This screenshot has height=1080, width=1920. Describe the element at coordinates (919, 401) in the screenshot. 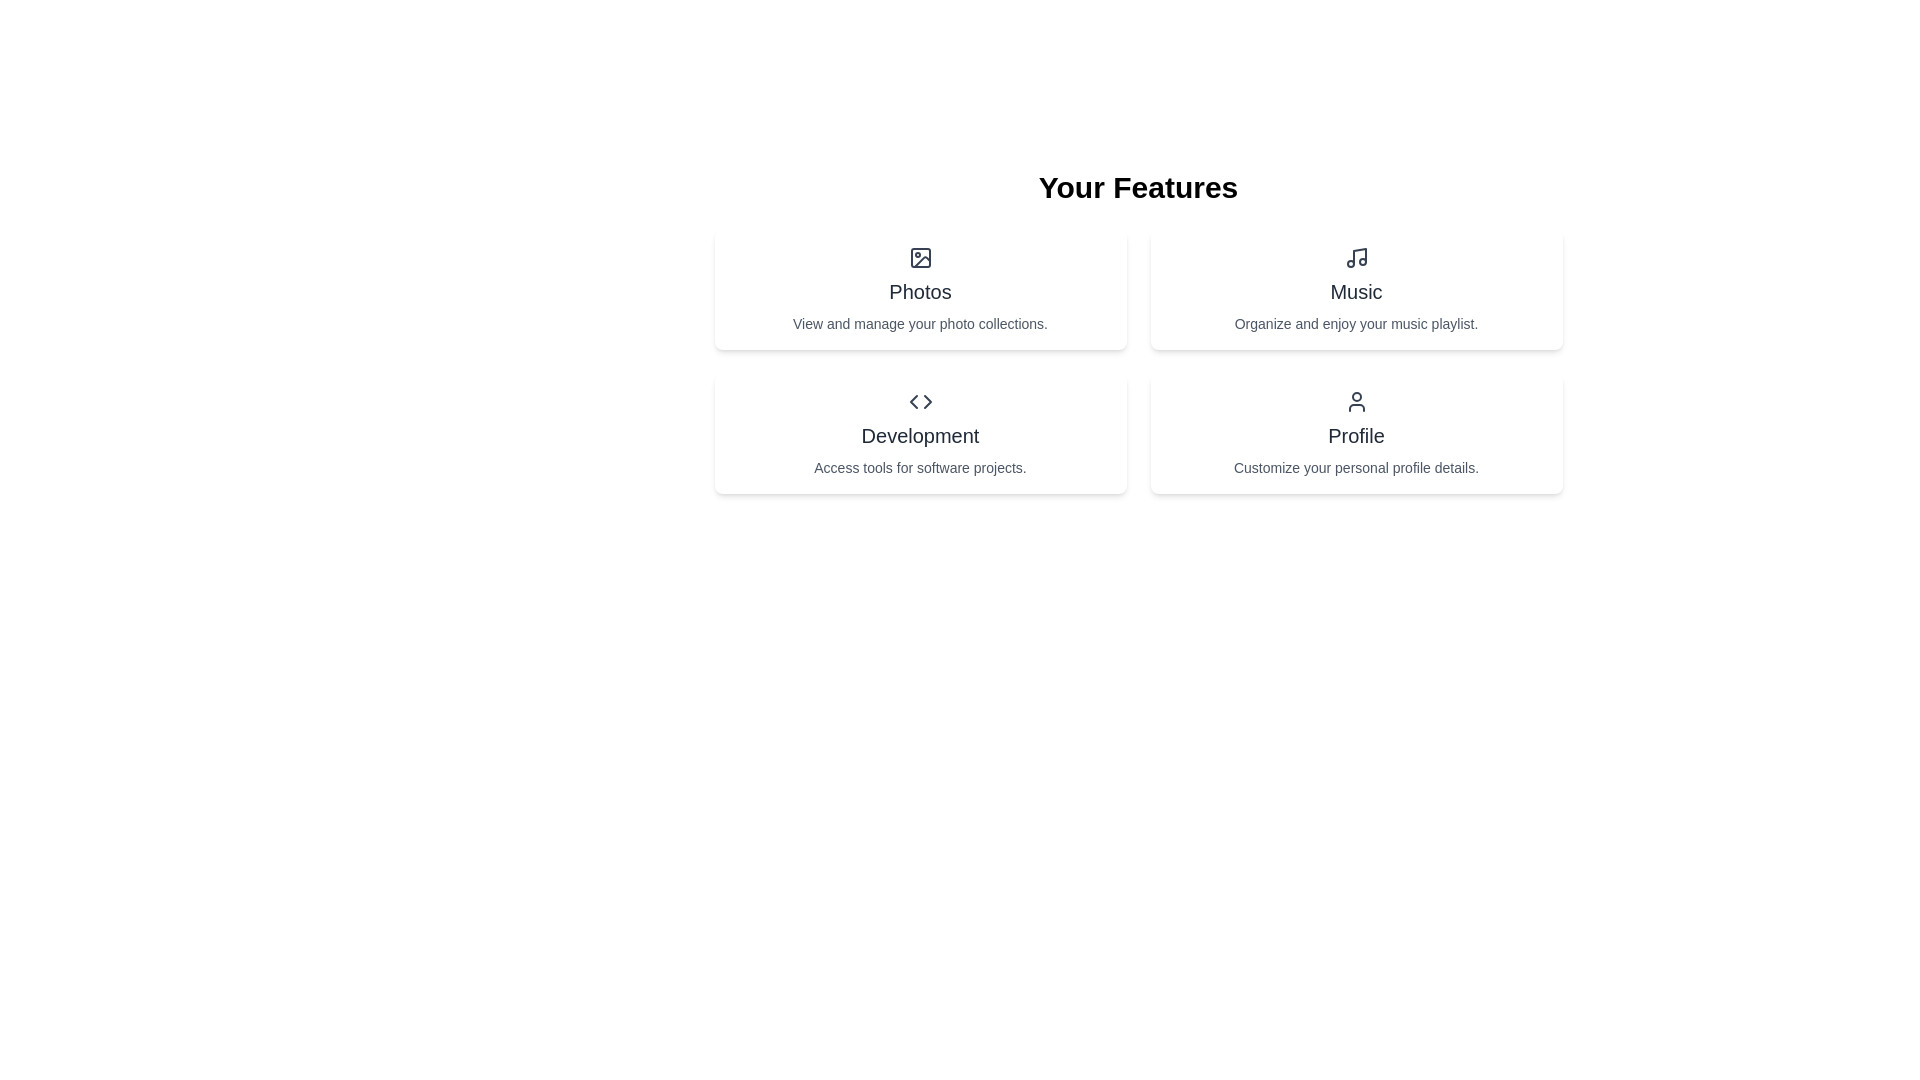

I see `the icon representing coding or development located at the top-center of the 'Development' card` at that location.